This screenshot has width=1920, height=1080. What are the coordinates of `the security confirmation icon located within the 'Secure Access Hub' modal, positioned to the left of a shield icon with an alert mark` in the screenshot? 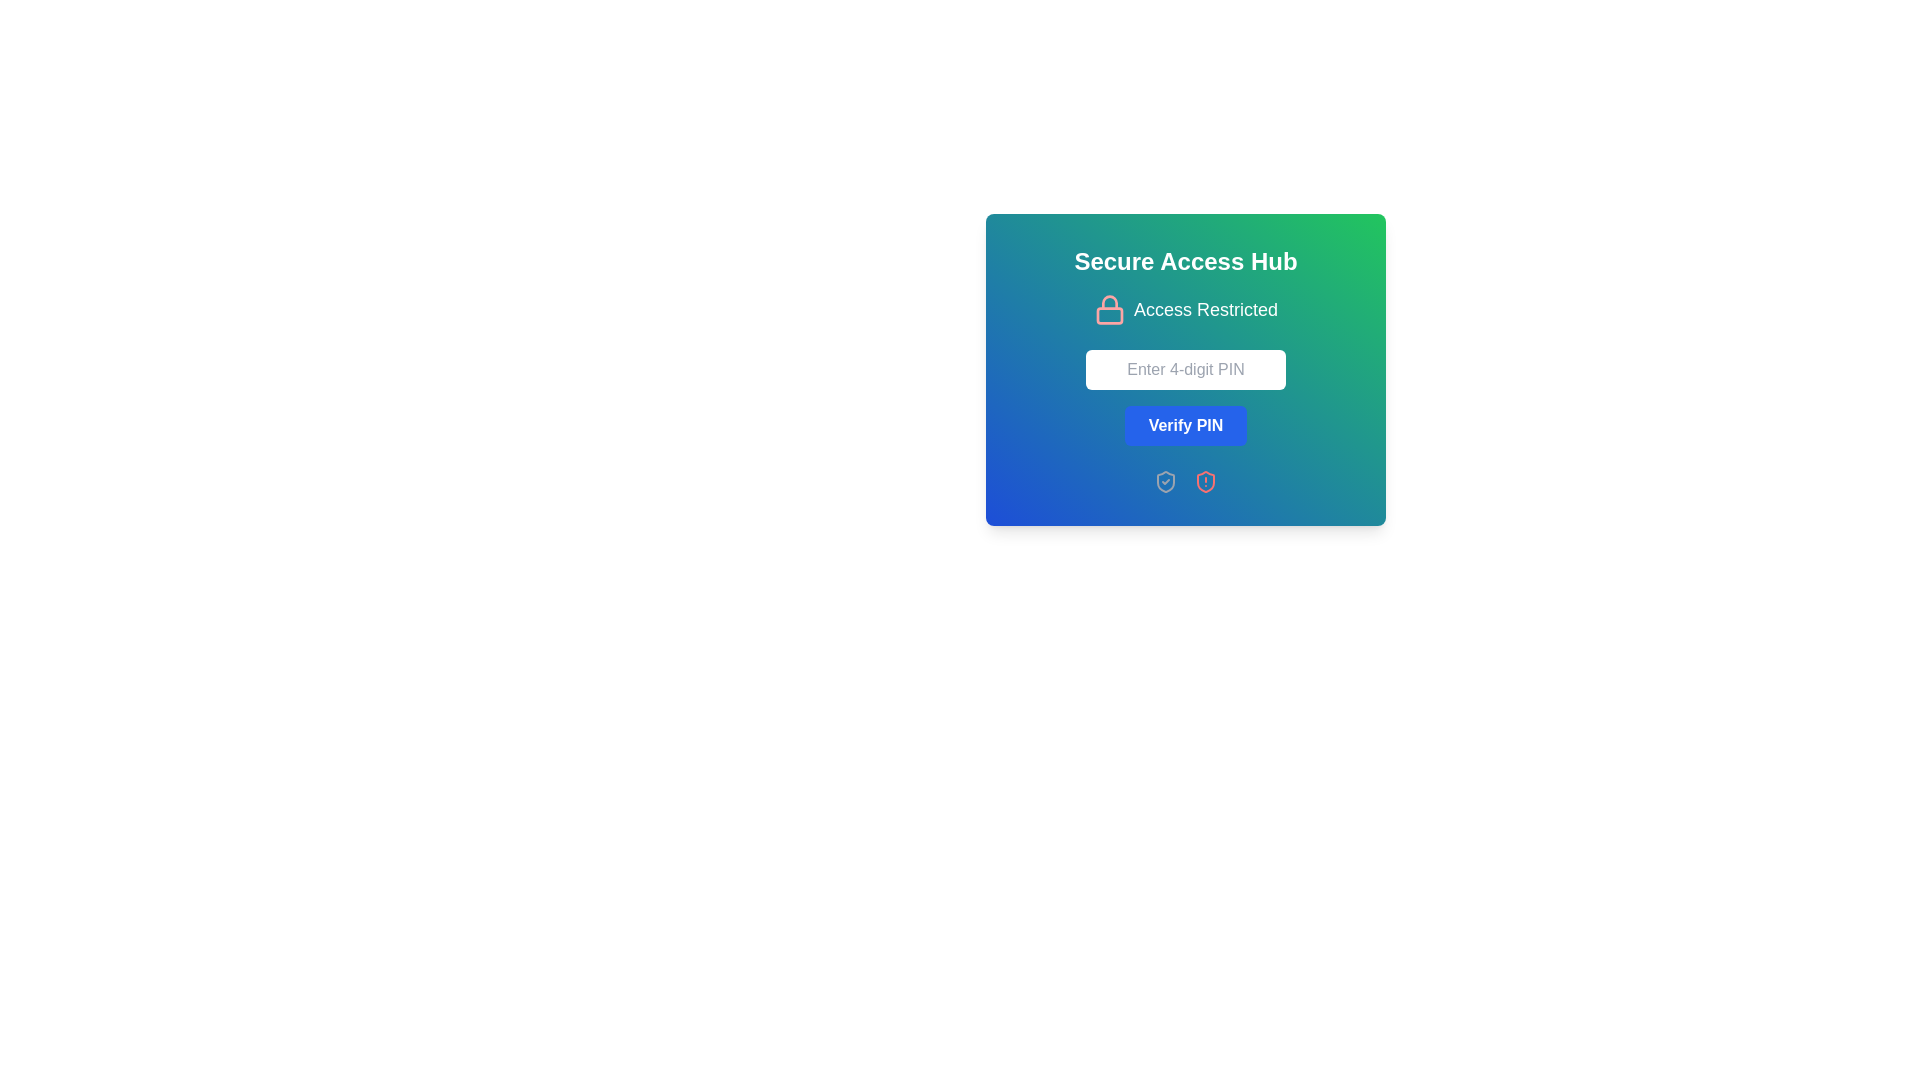 It's located at (1166, 482).